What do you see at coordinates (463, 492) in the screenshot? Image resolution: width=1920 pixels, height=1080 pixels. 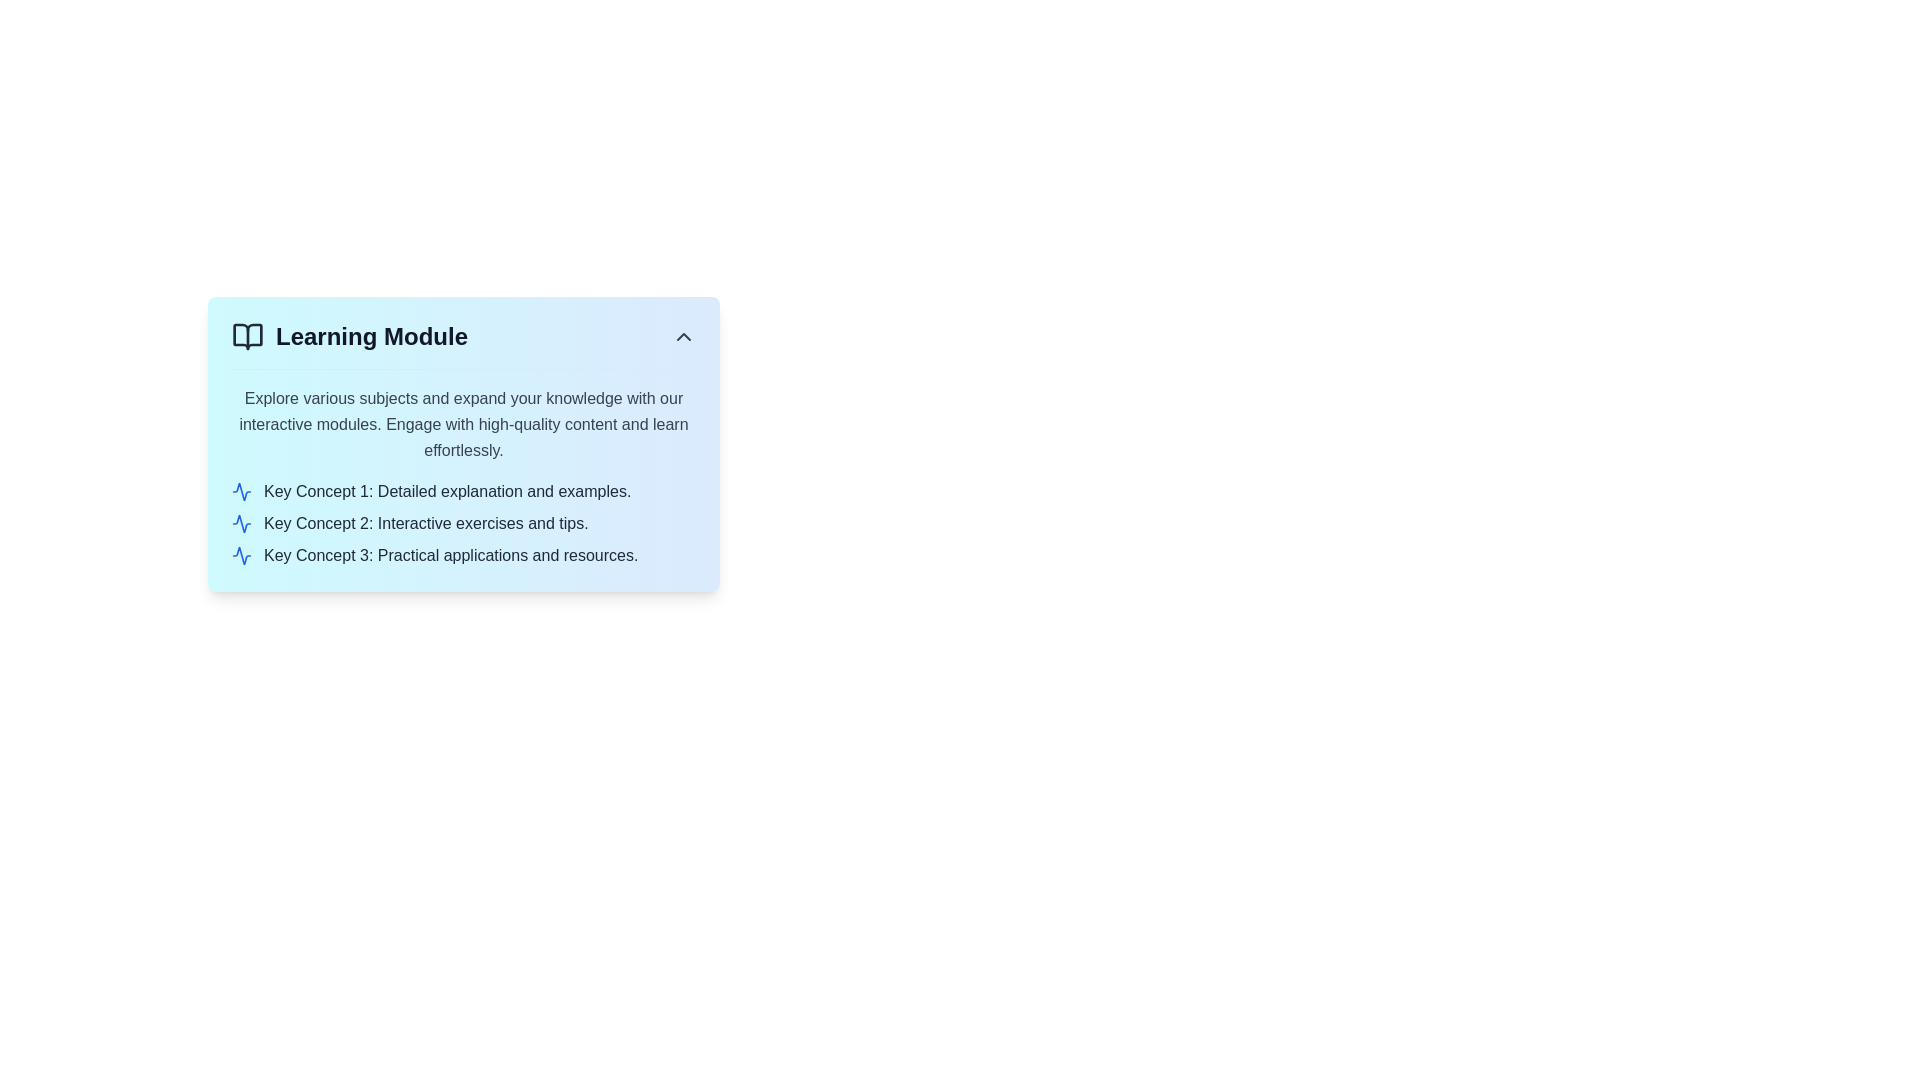 I see `the first item in the 'Learning Module' section, which provides an overview of a key concept` at bounding box center [463, 492].